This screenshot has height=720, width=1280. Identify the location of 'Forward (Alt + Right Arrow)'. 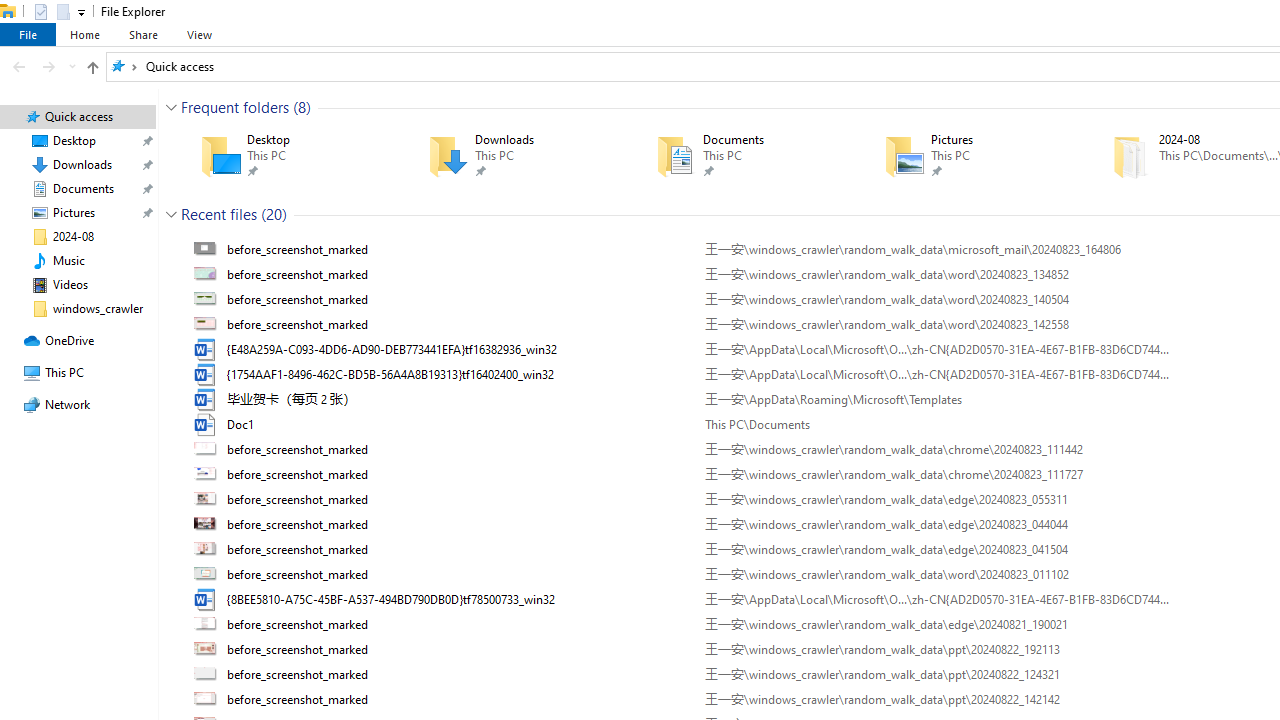
(49, 65).